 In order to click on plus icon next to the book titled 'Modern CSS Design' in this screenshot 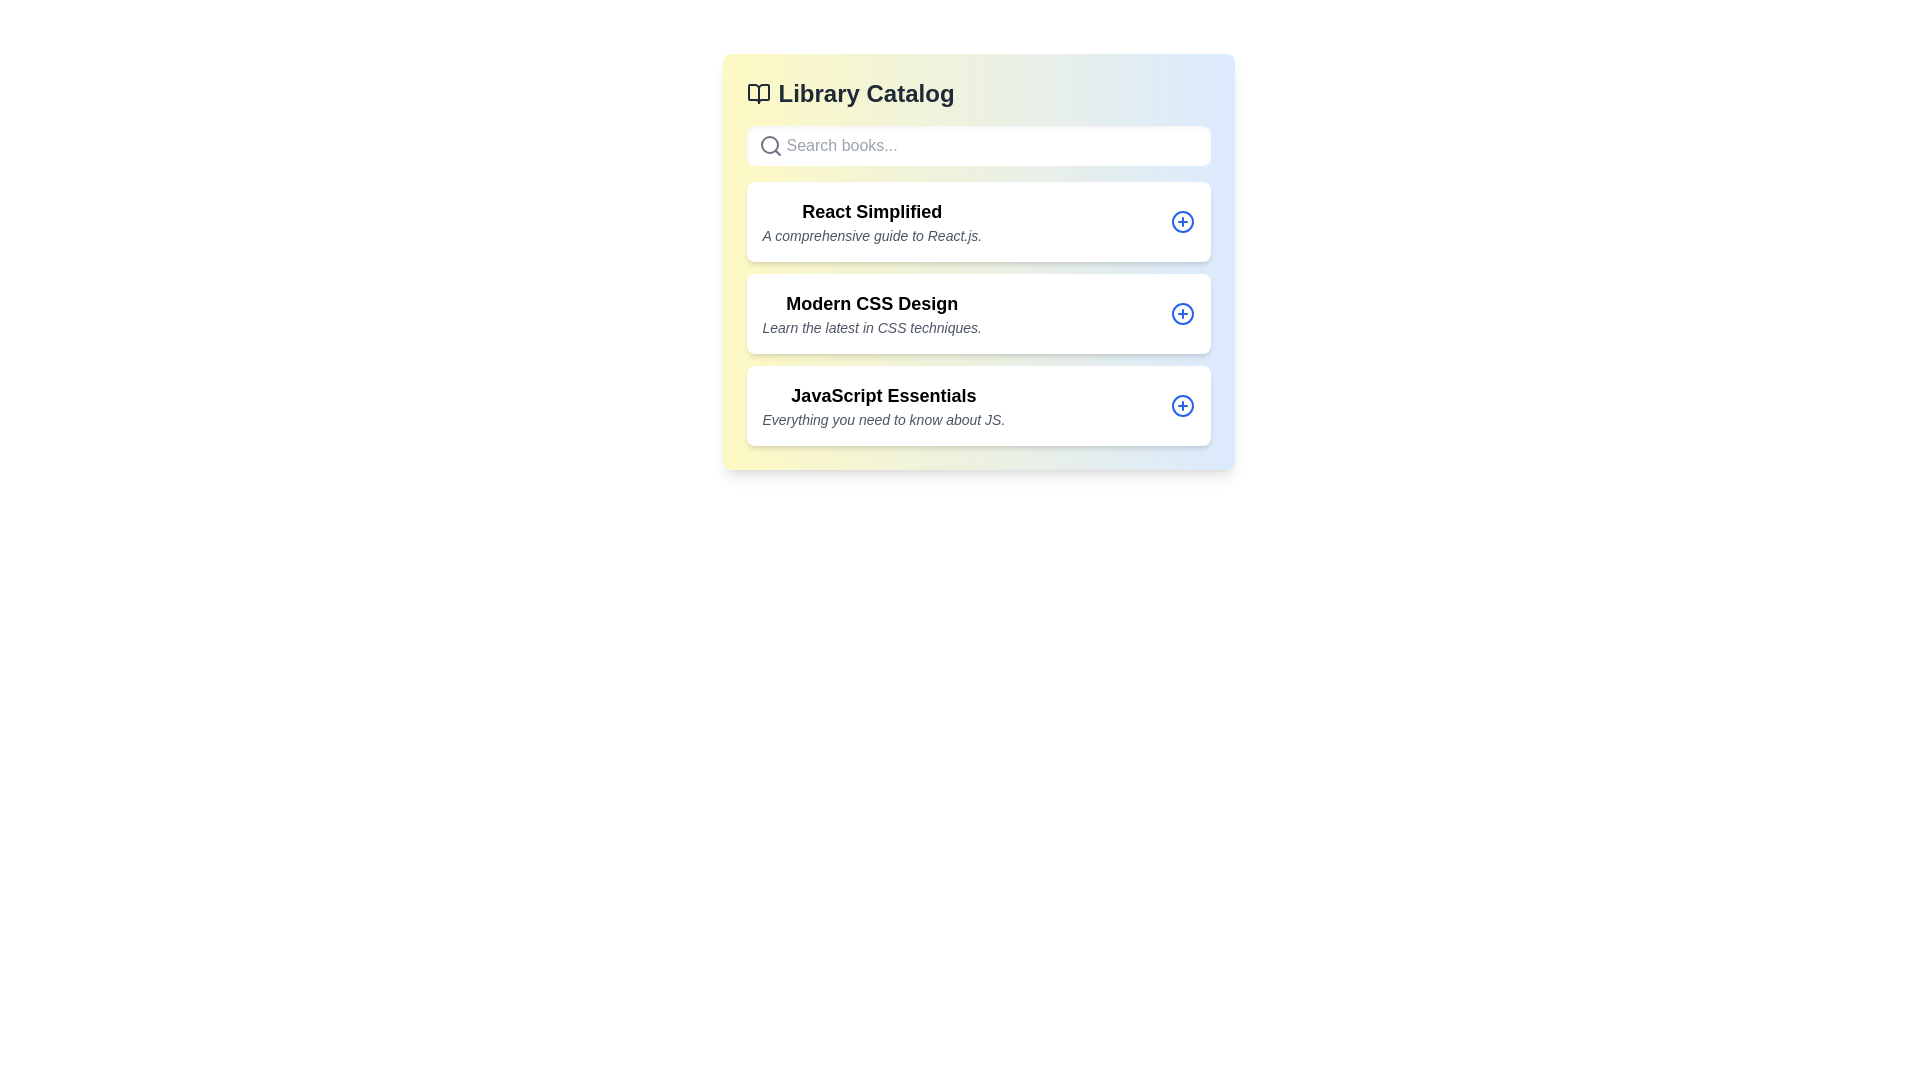, I will do `click(1182, 313)`.